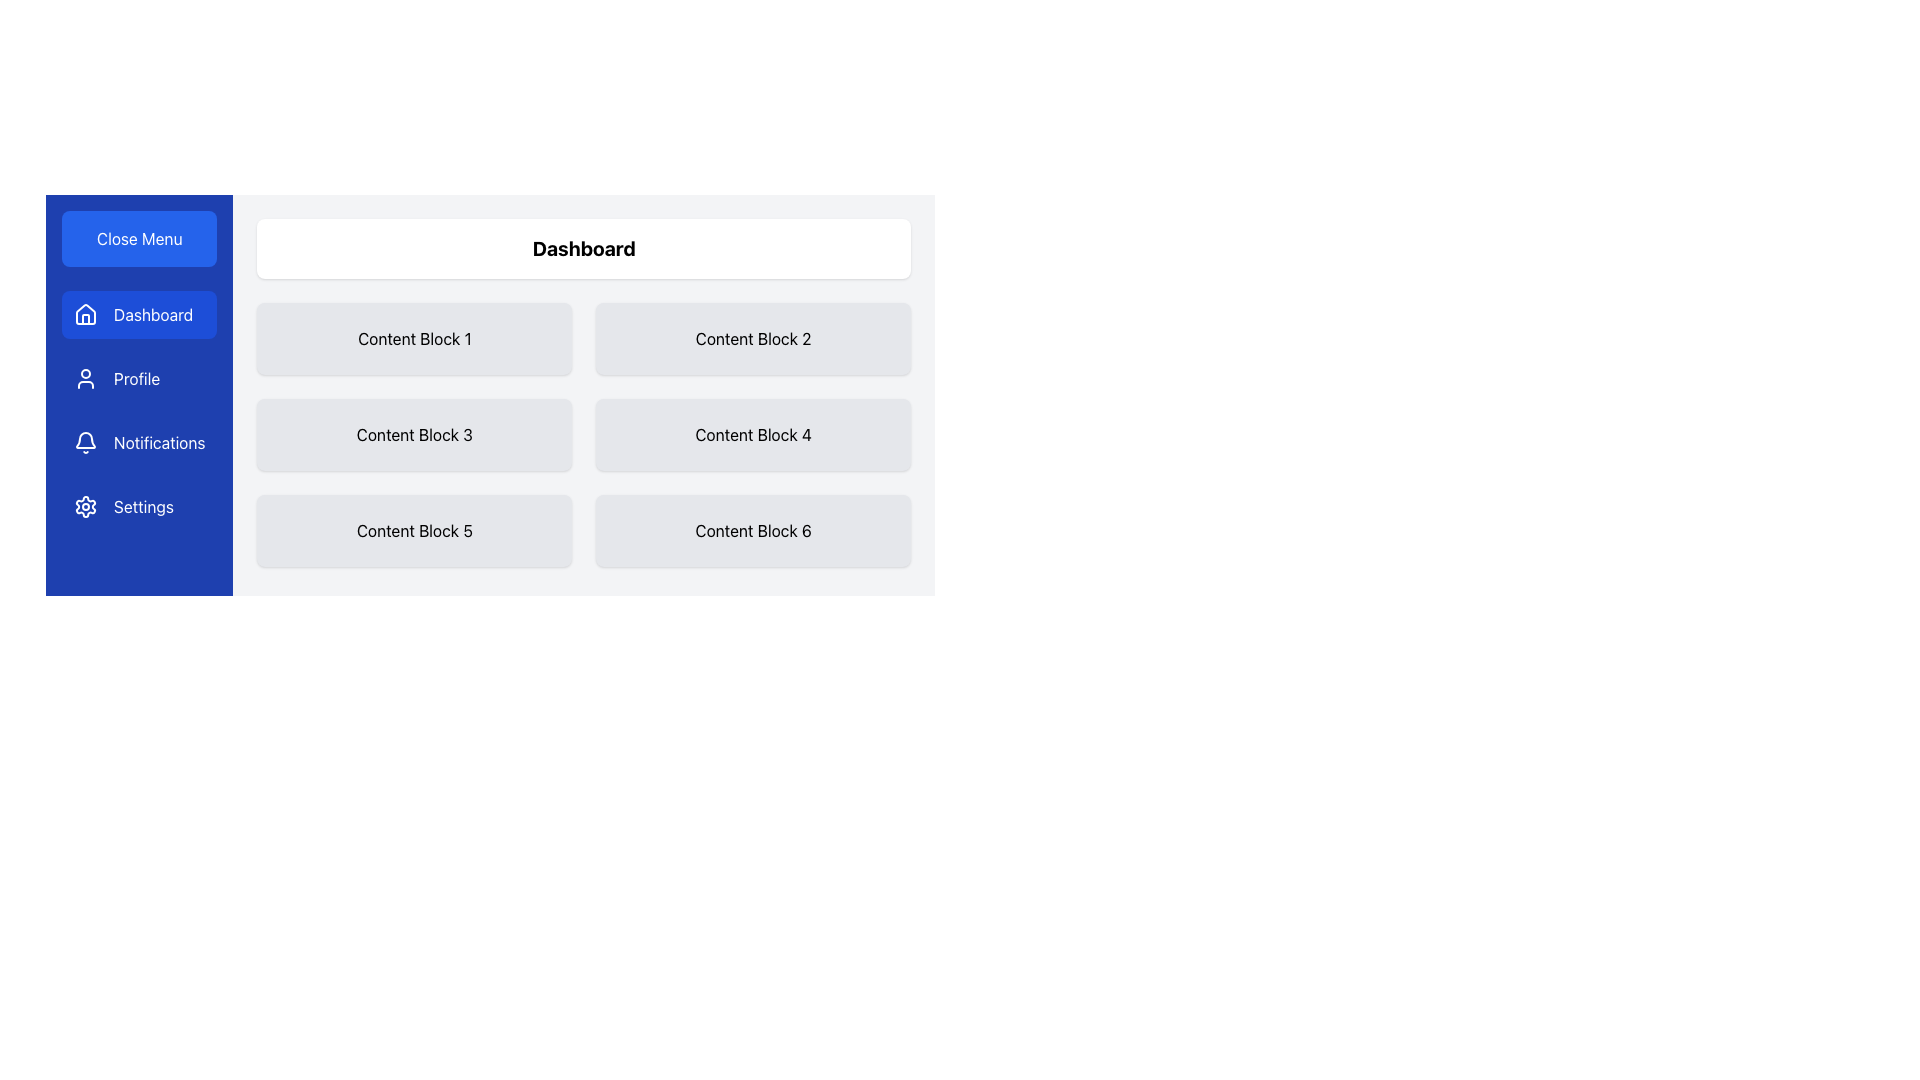 The height and width of the screenshot is (1080, 1920). Describe the element at coordinates (138, 378) in the screenshot. I see `the 'Profile' button located in the left navigation bar, which is the second option from the top` at that location.